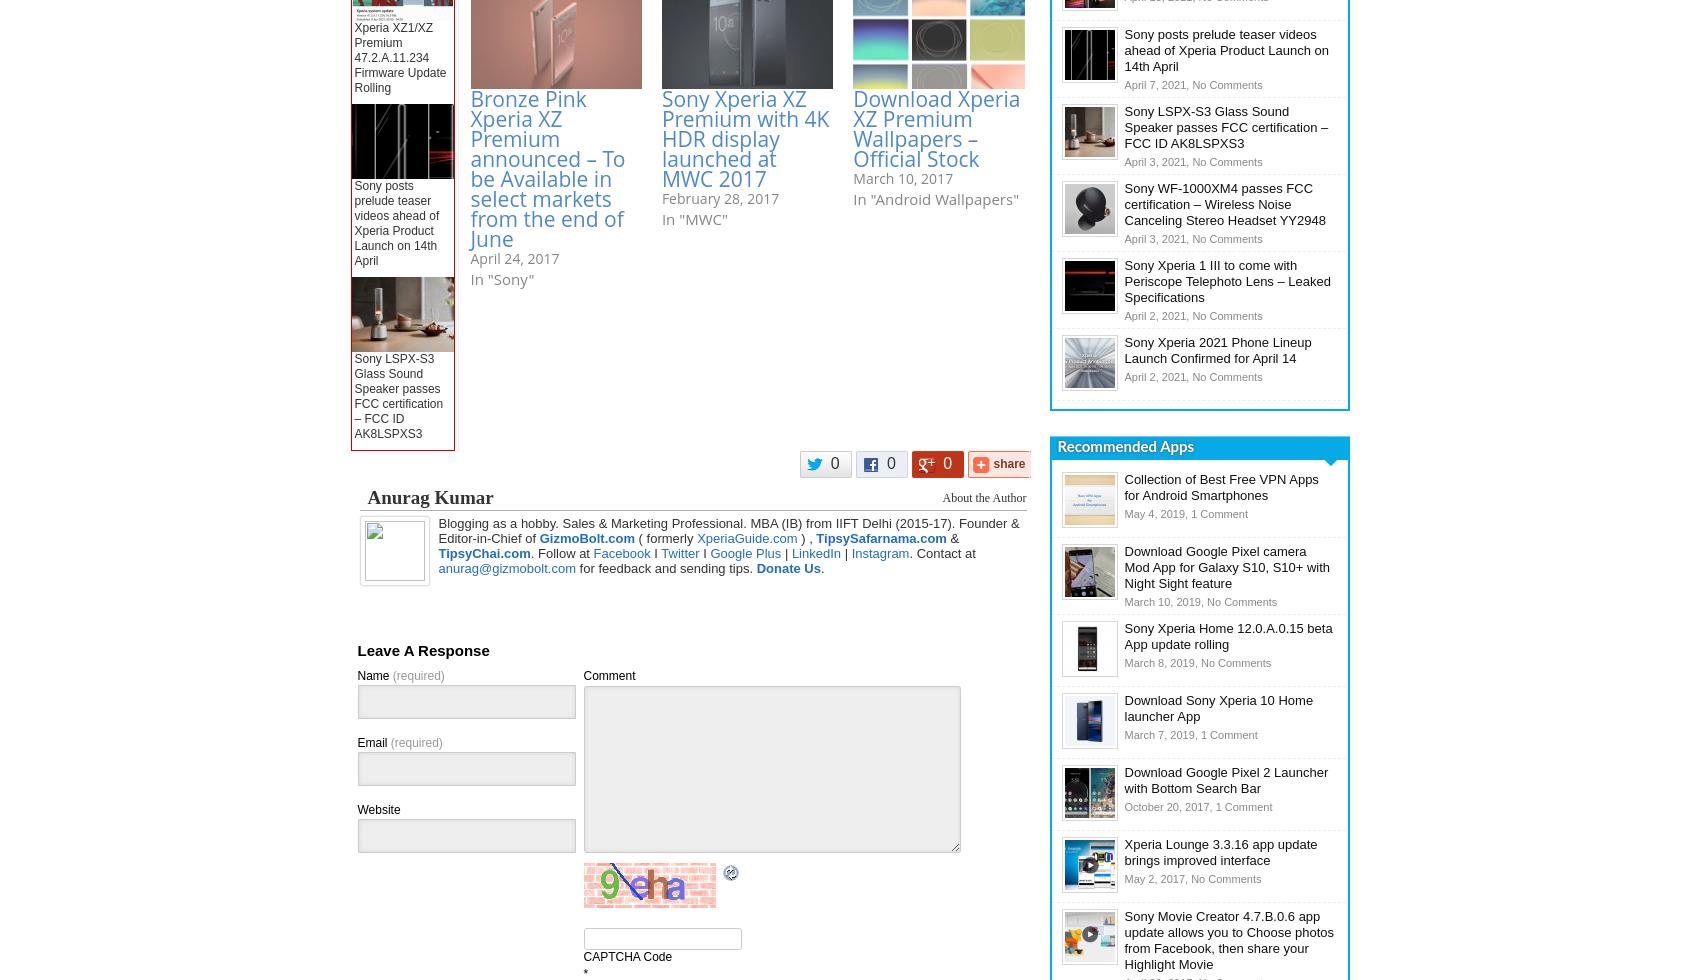 The image size is (1700, 980). I want to click on 'May 4, 2019,', so click(1157, 514).